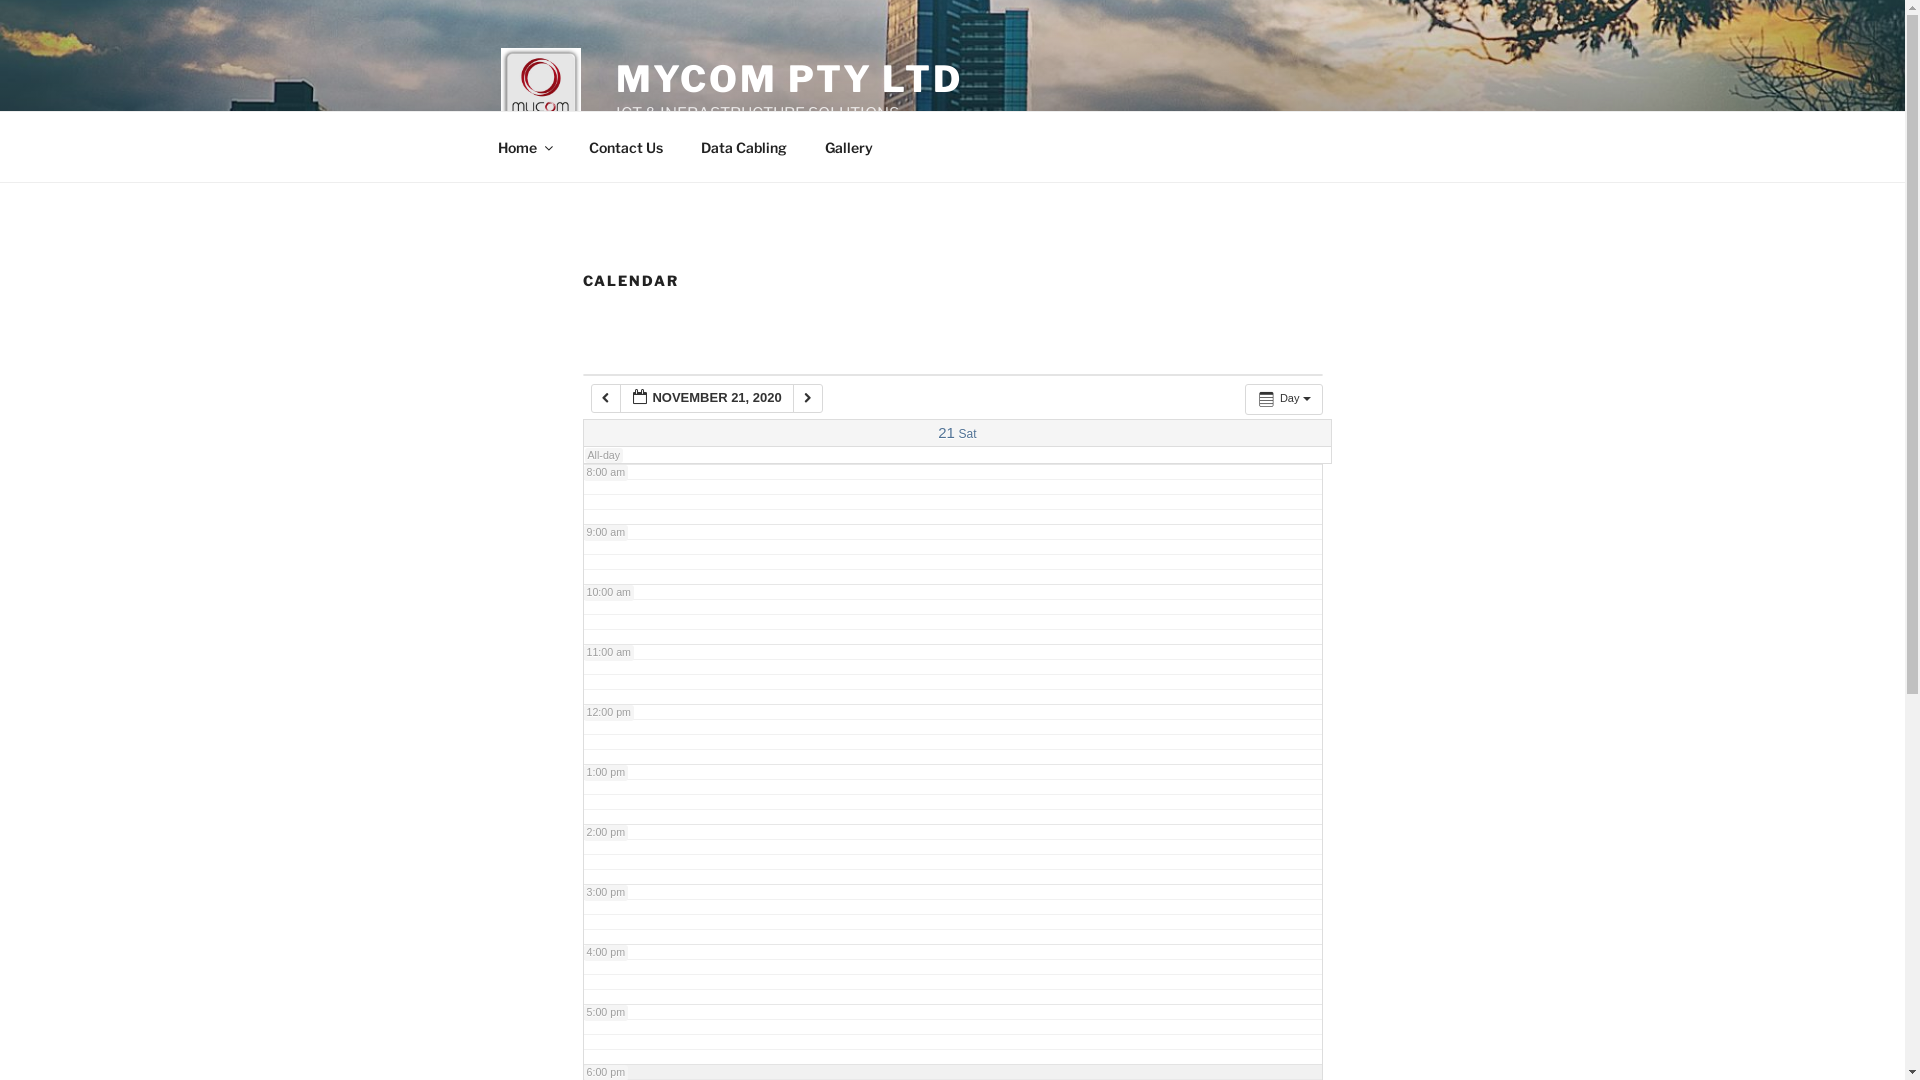 This screenshot has height=1080, width=1920. Describe the element at coordinates (743, 145) in the screenshot. I see `'Data Cabling'` at that location.